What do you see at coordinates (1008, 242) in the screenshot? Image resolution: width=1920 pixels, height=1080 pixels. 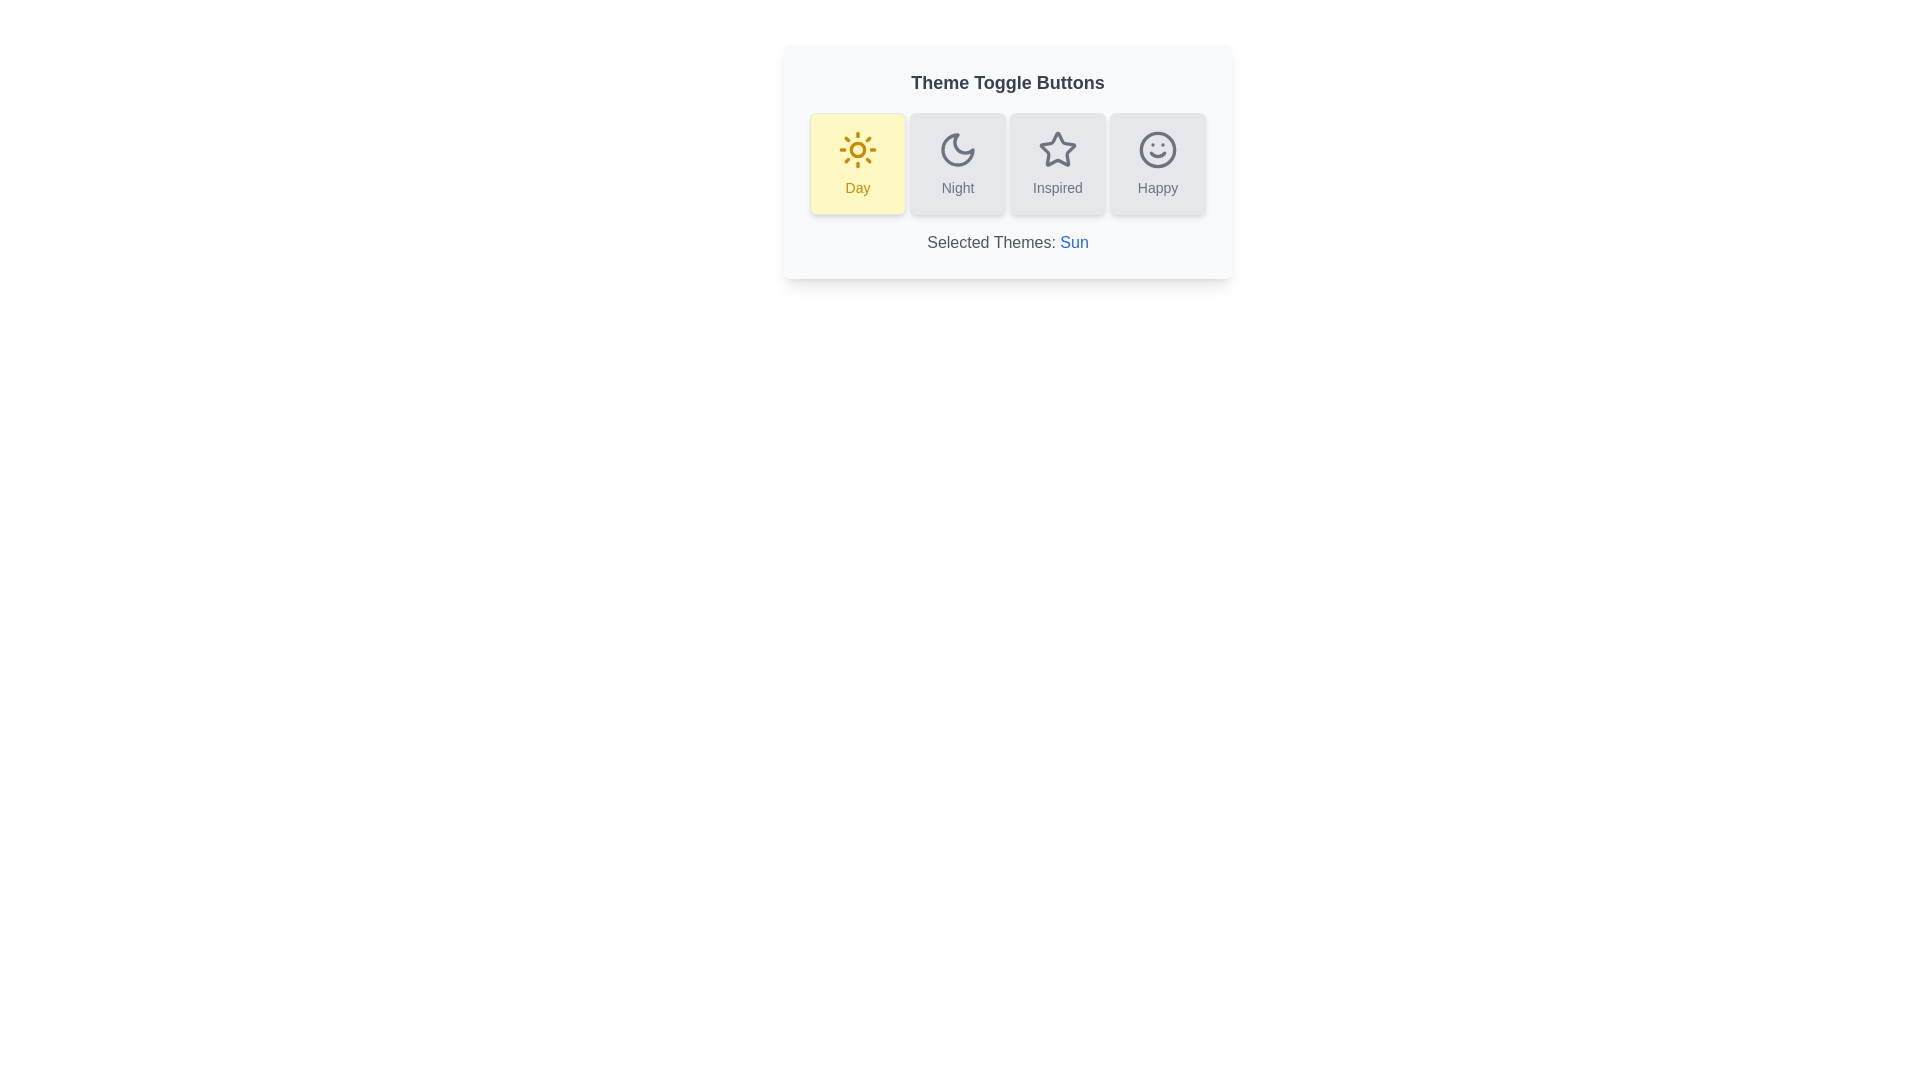 I see `the Text Display element that shows the currently selected theme, located below the theme toggle buttons` at bounding box center [1008, 242].